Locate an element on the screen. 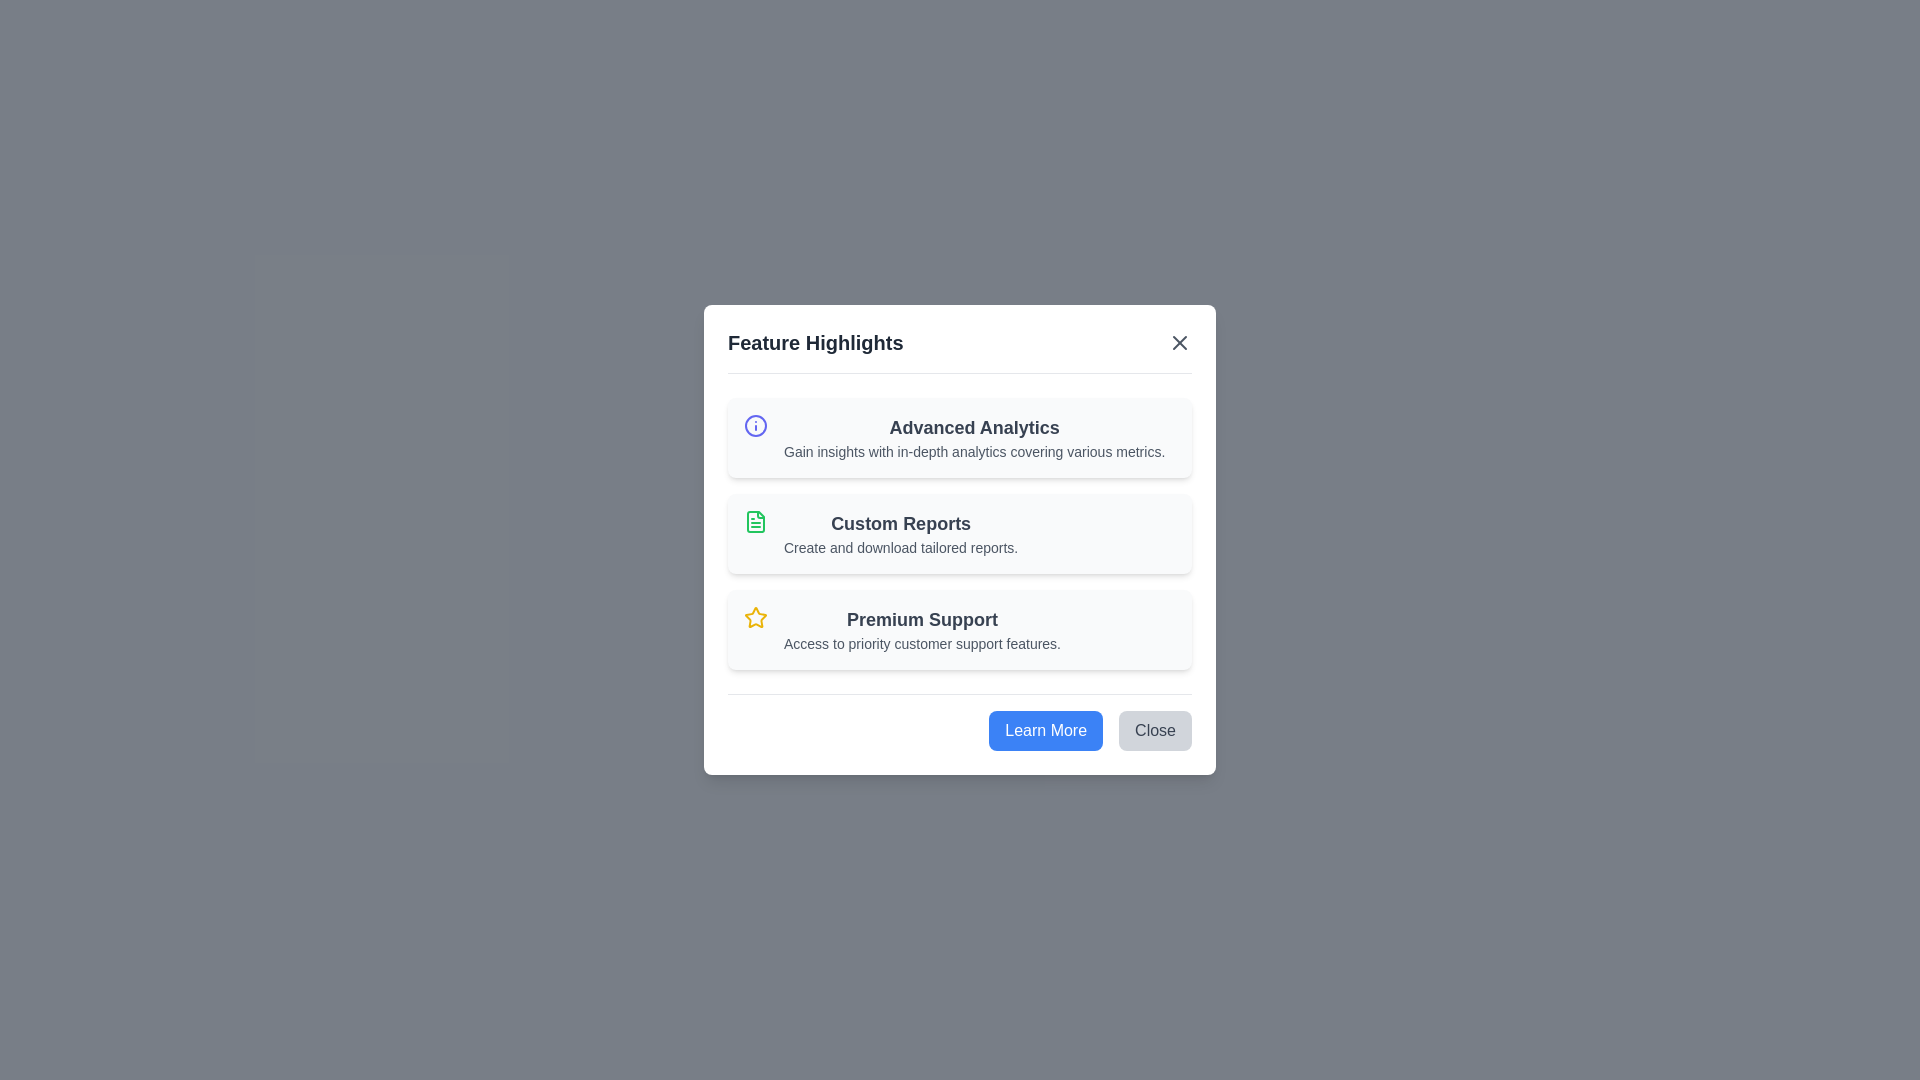 The image size is (1920, 1080). the green-tinted document icon adjacent to the 'Custom Reports' feature name in the second row of the vertical list within the modal is located at coordinates (754, 520).